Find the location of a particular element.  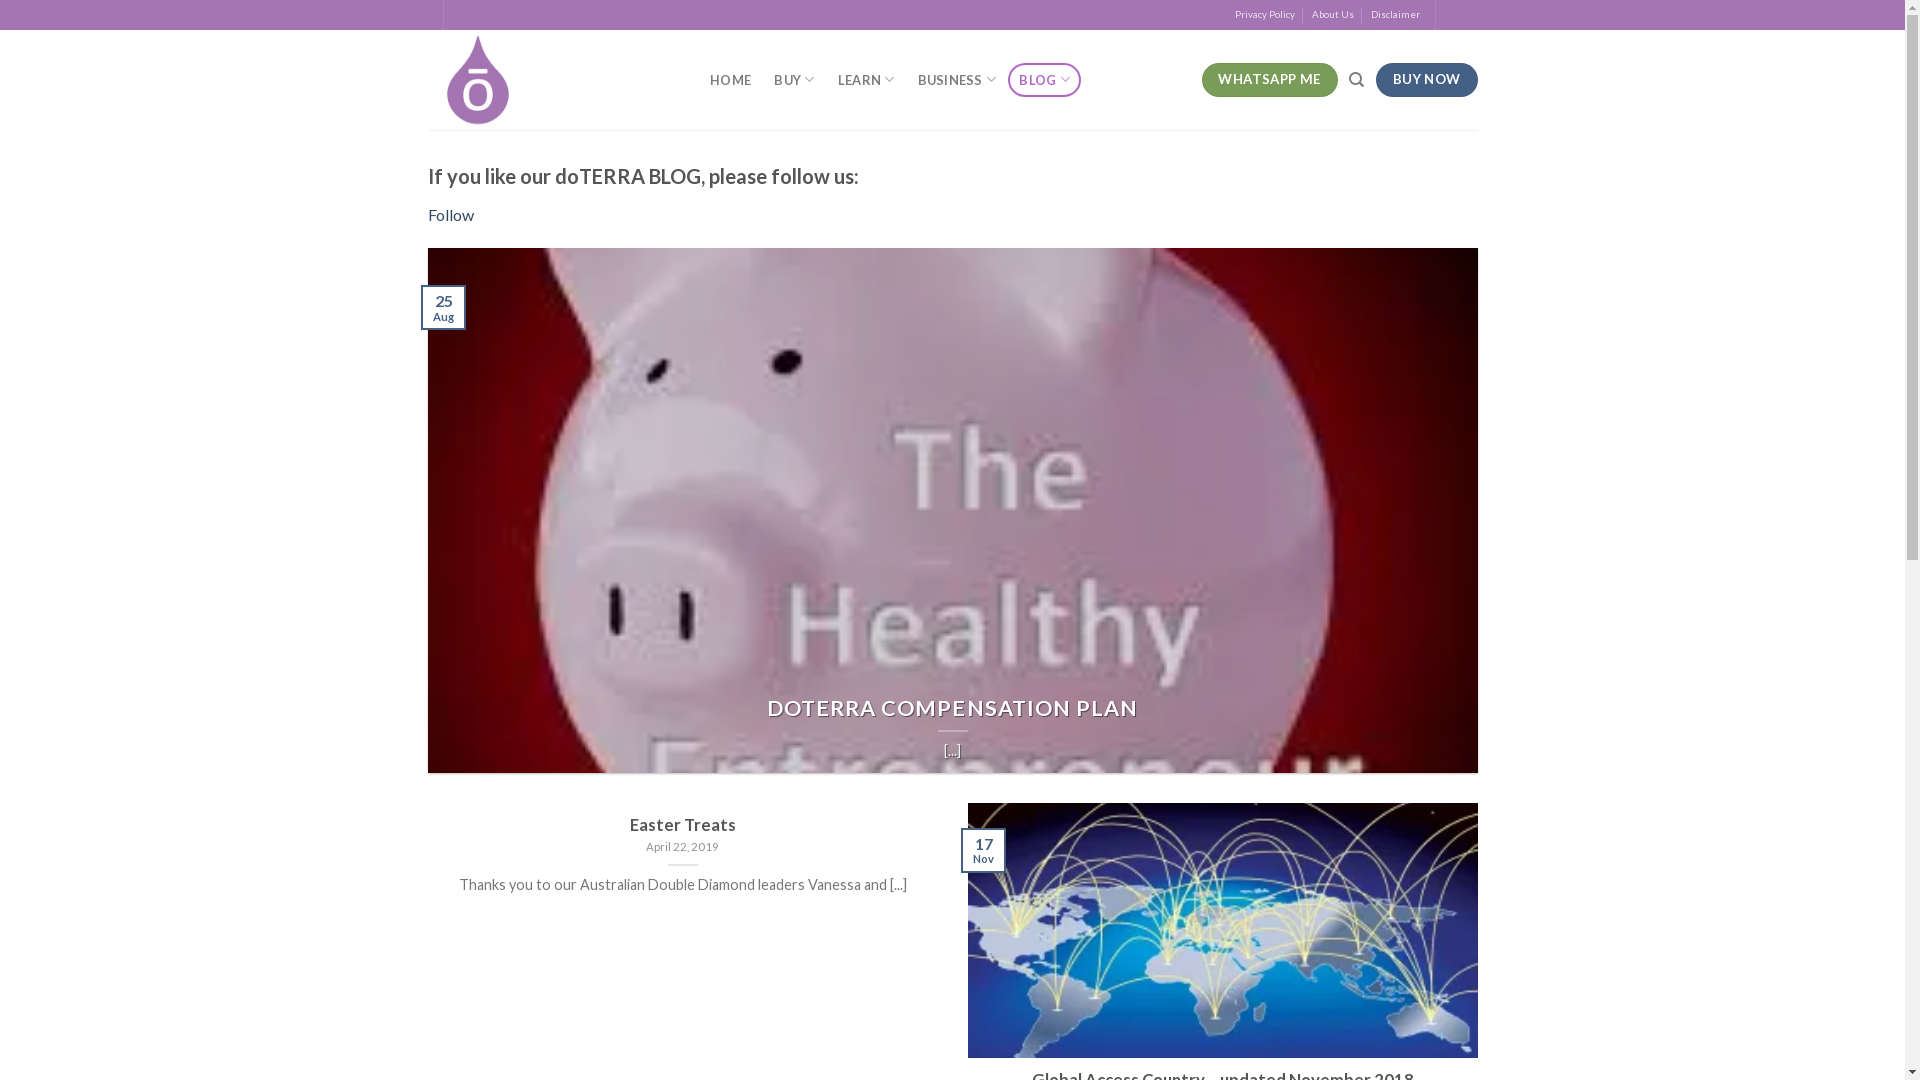

'BUY NOW' is located at coordinates (1375, 79).